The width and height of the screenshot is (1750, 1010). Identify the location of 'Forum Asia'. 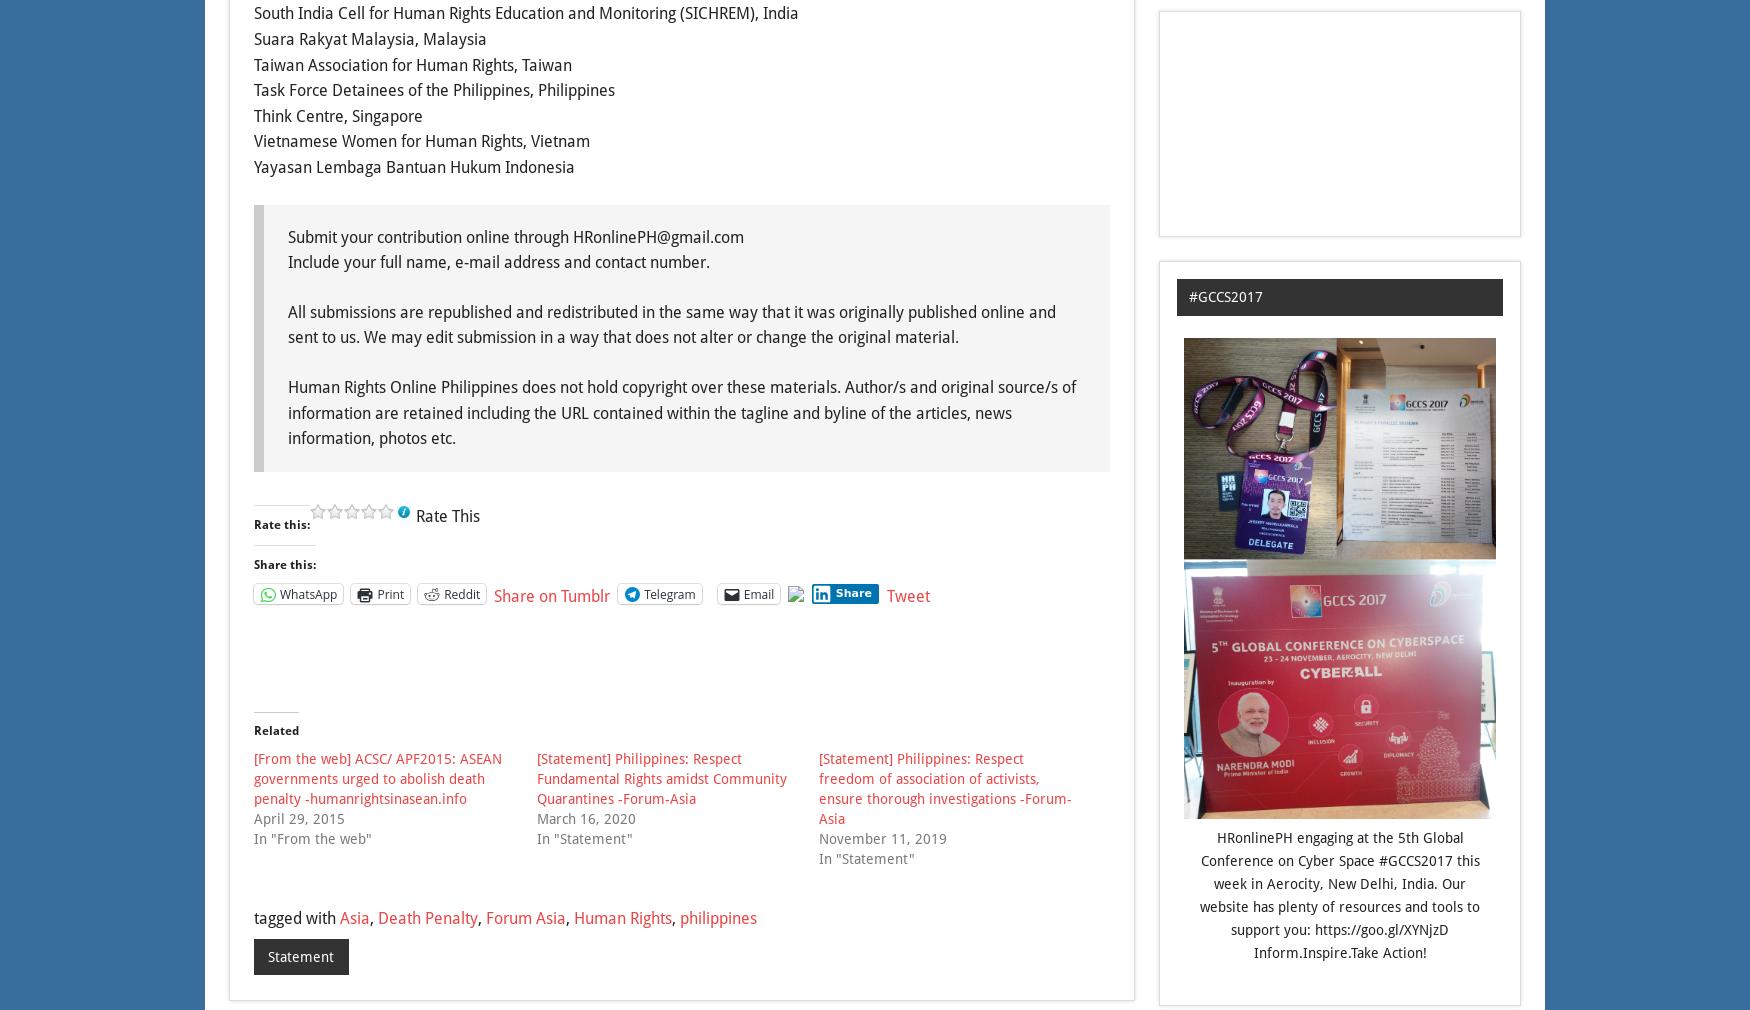
(525, 918).